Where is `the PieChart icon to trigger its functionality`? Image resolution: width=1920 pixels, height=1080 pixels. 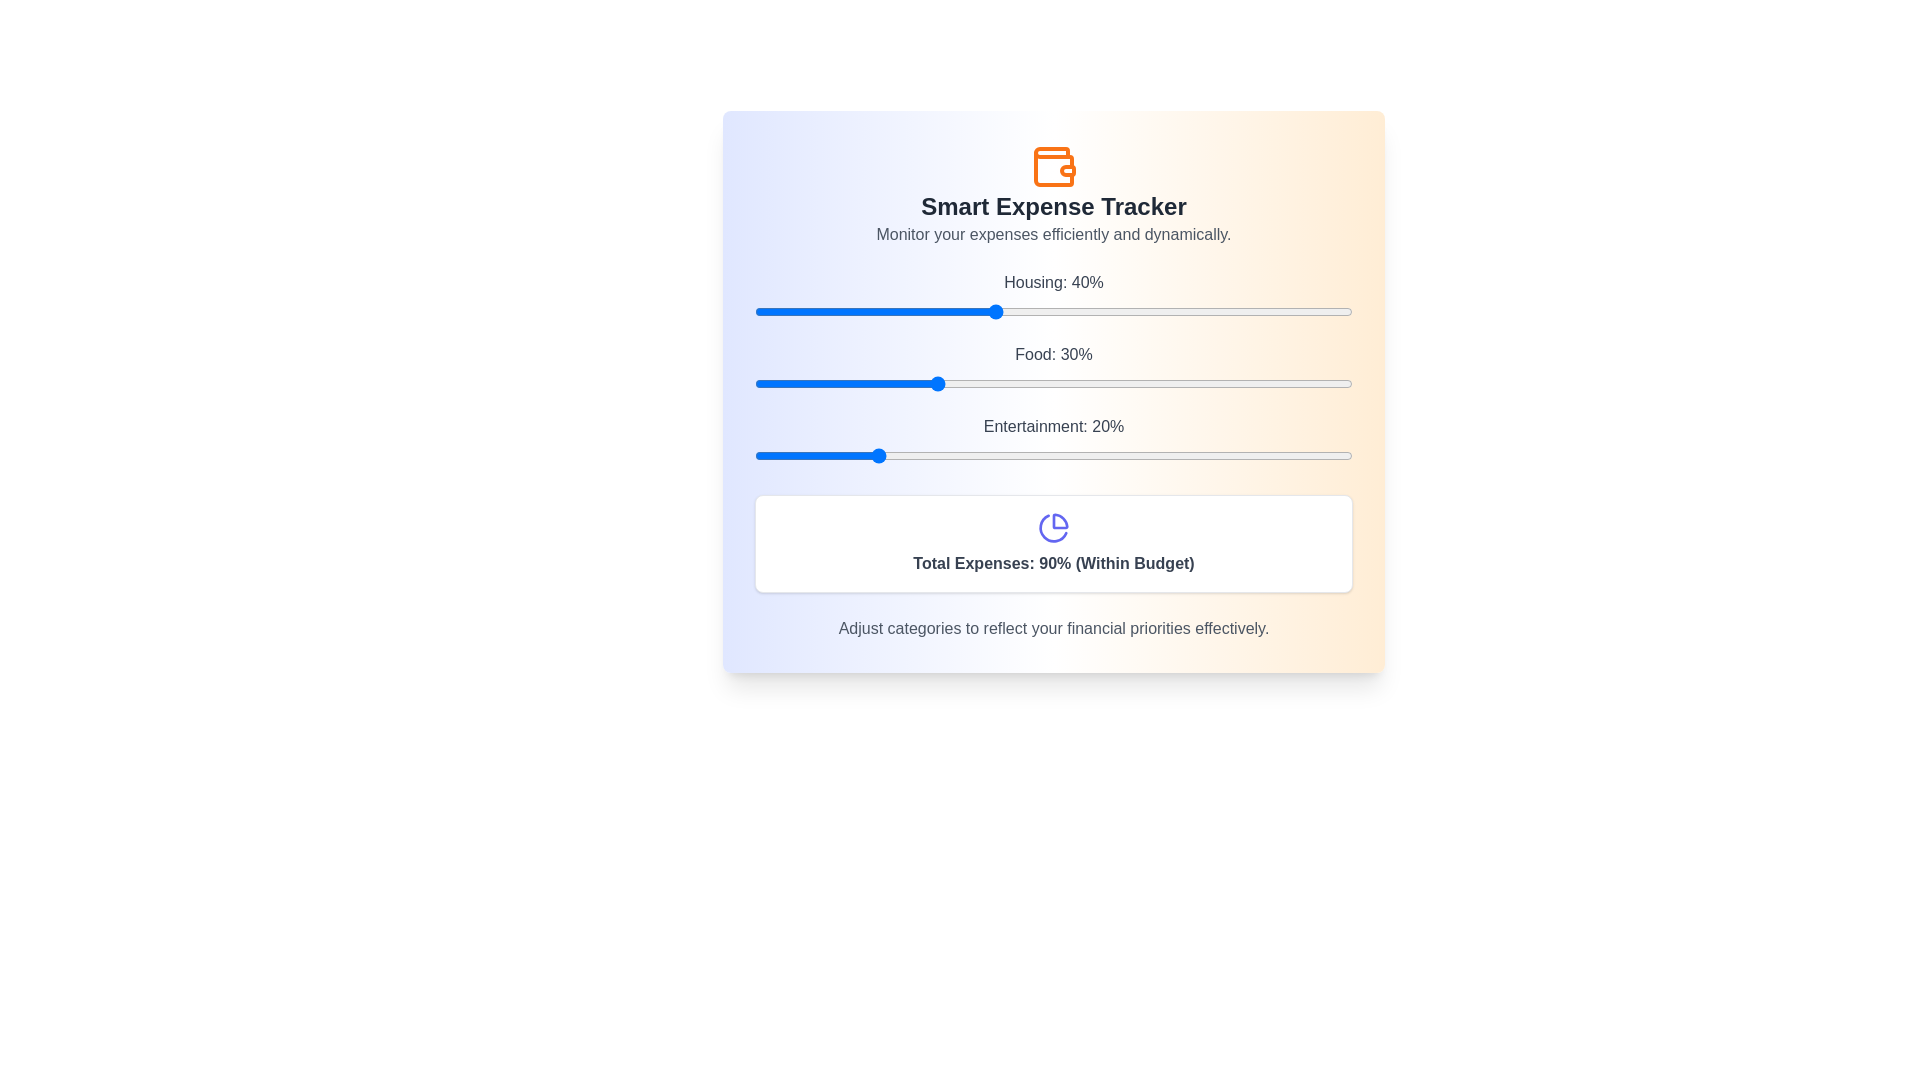 the PieChart icon to trigger its functionality is located at coordinates (1053, 527).